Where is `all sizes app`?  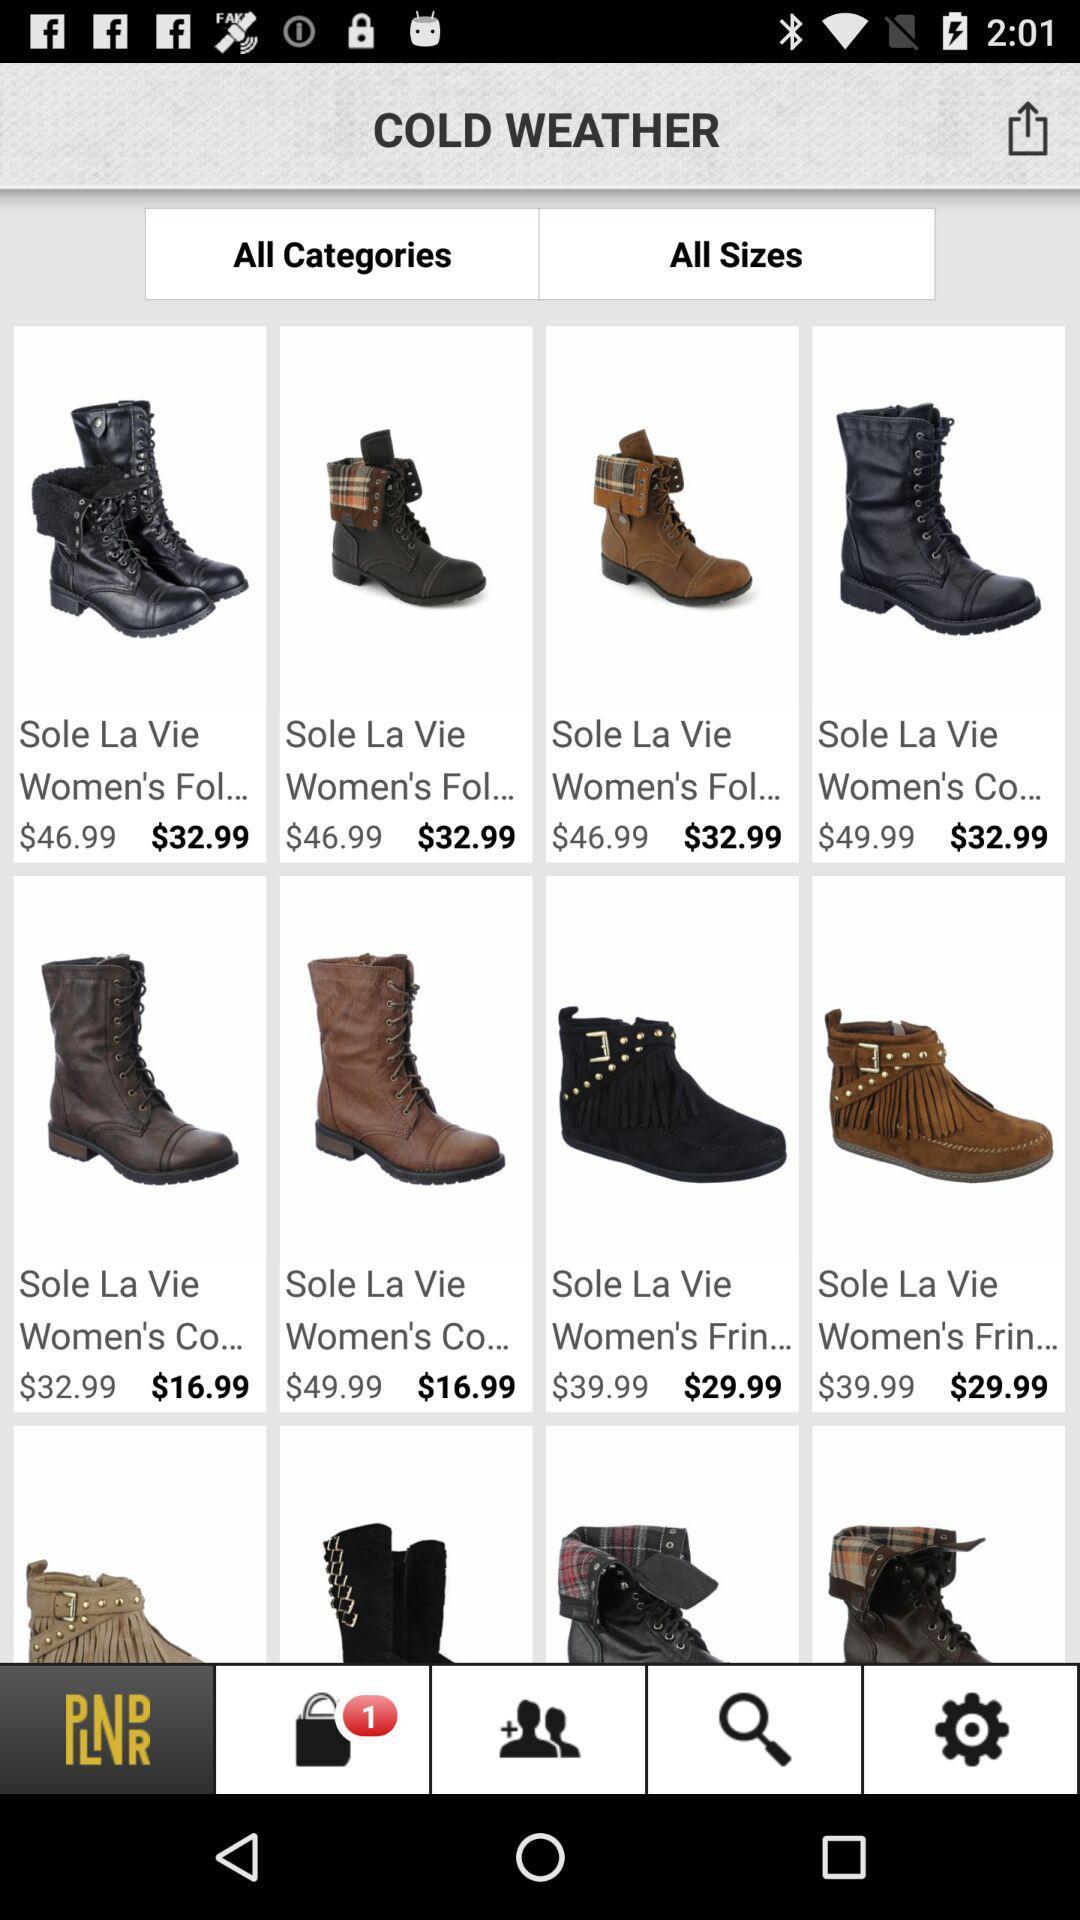 all sizes app is located at coordinates (736, 252).